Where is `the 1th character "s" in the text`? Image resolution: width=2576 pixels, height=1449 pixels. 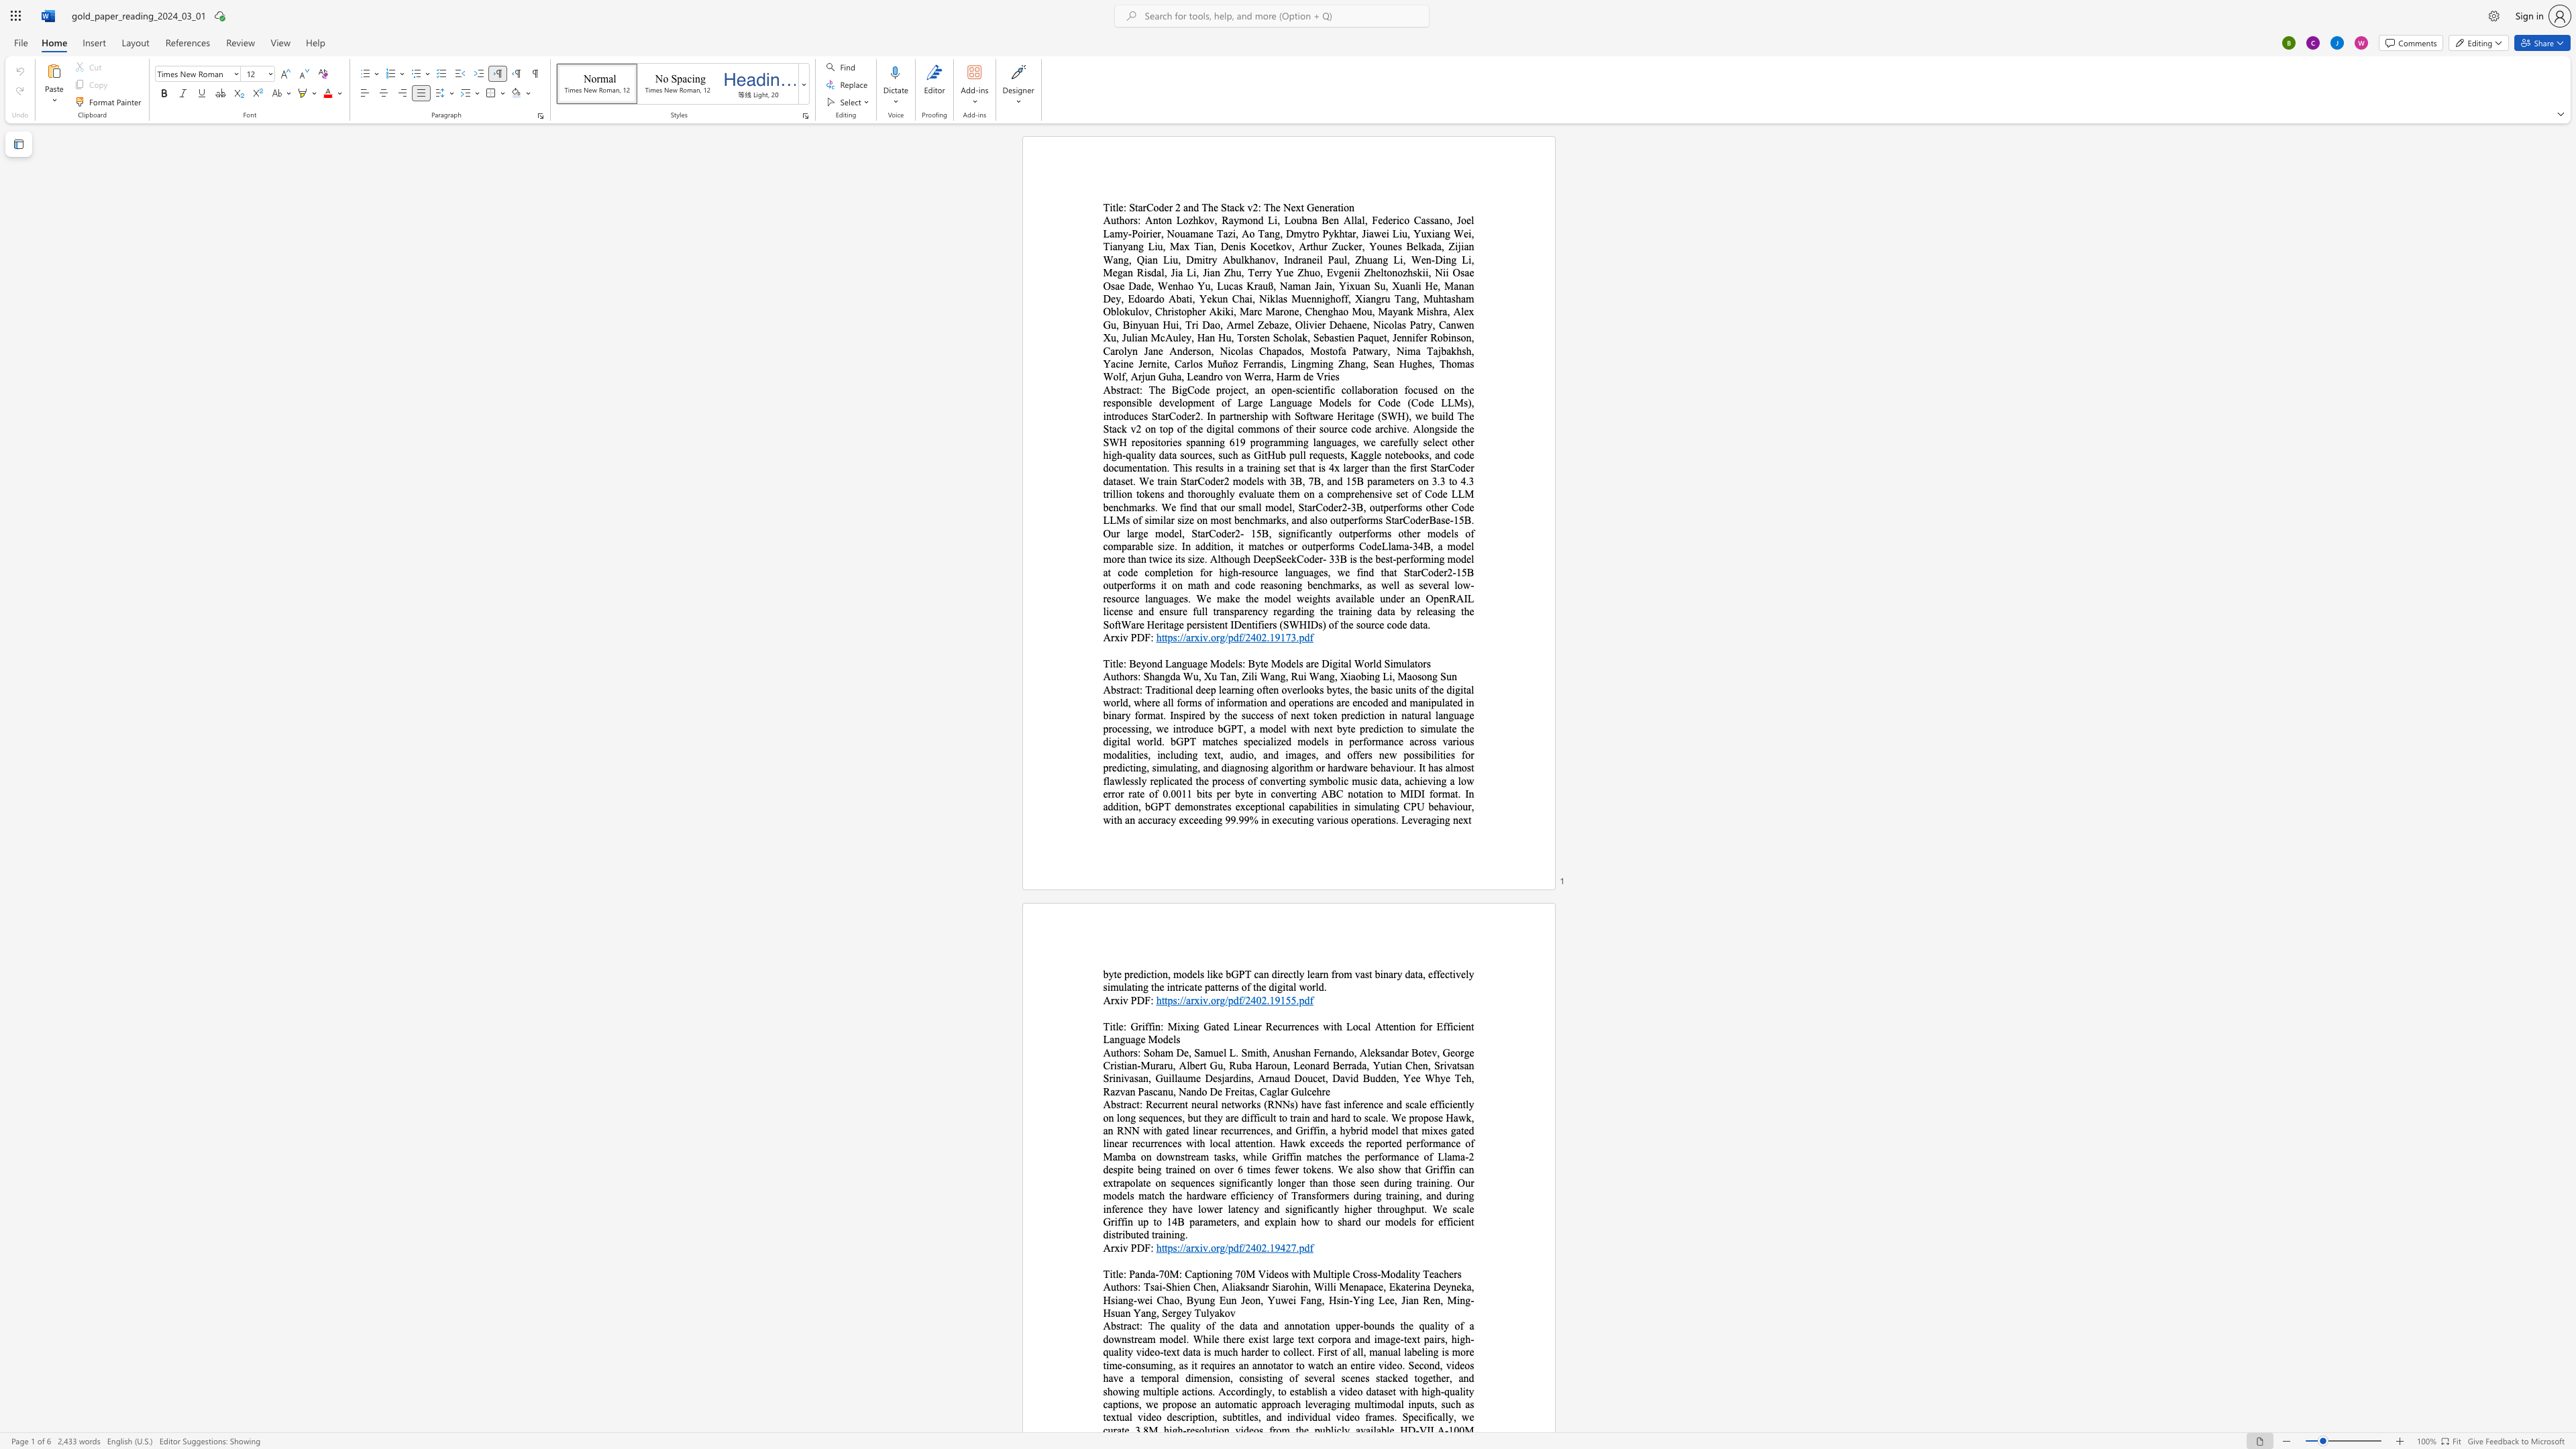 the 1th character "s" in the text is located at coordinates (1118, 1103).